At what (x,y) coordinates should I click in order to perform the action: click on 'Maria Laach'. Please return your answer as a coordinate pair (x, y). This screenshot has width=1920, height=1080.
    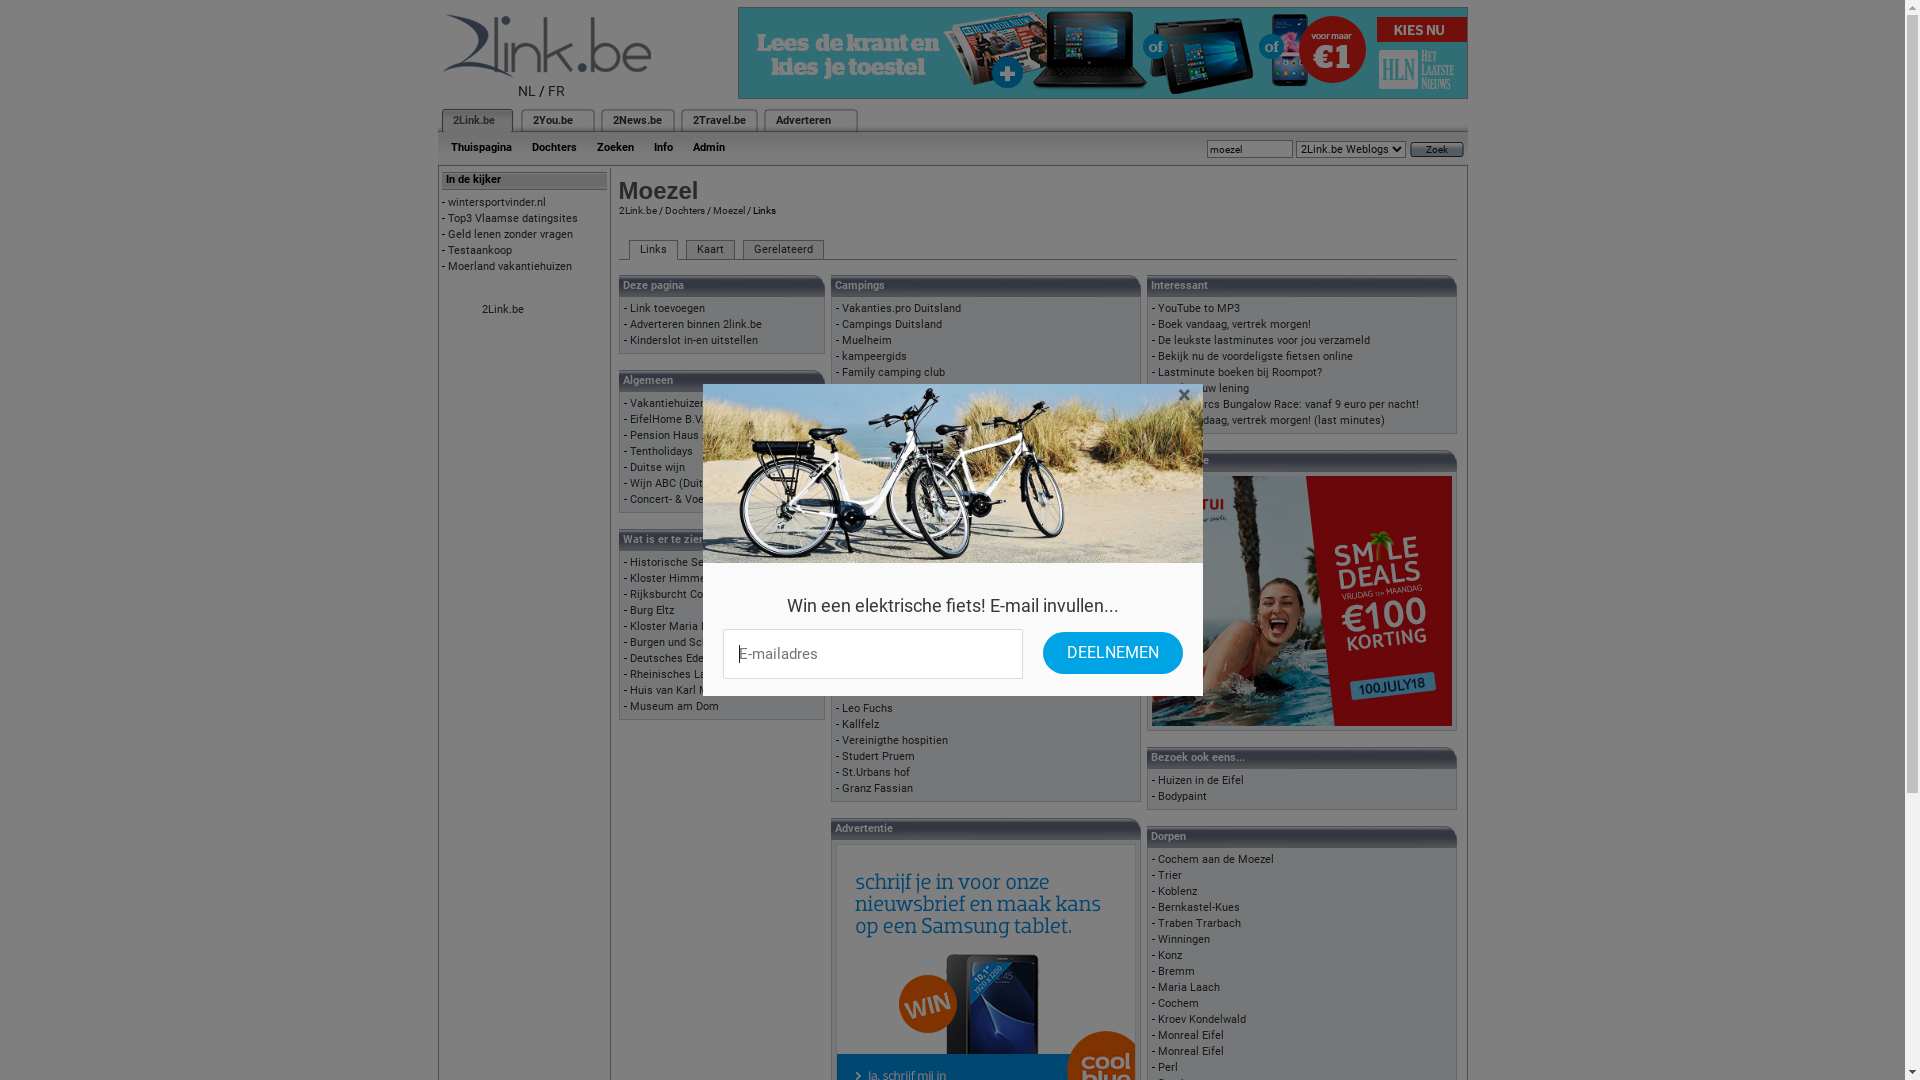
    Looking at the image, I should click on (1157, 986).